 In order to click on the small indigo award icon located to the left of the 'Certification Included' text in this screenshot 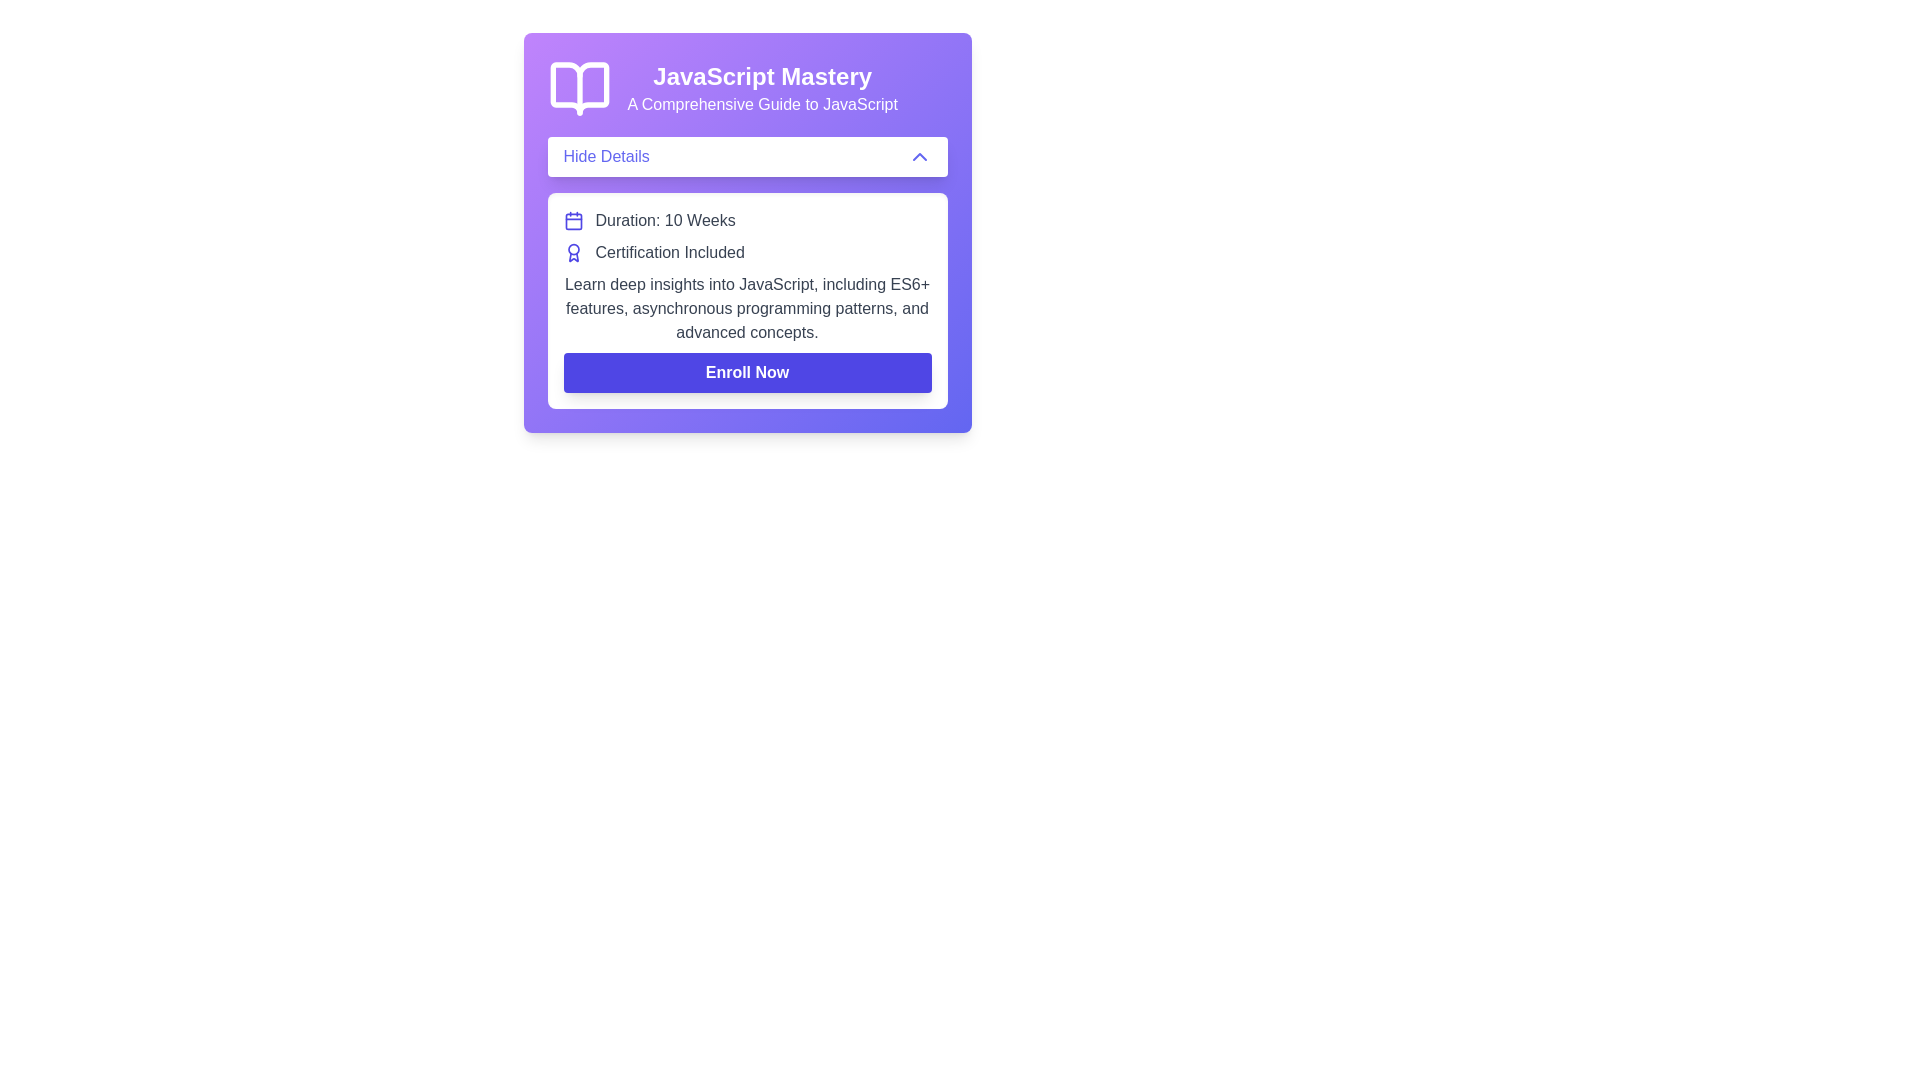, I will do `click(572, 252)`.